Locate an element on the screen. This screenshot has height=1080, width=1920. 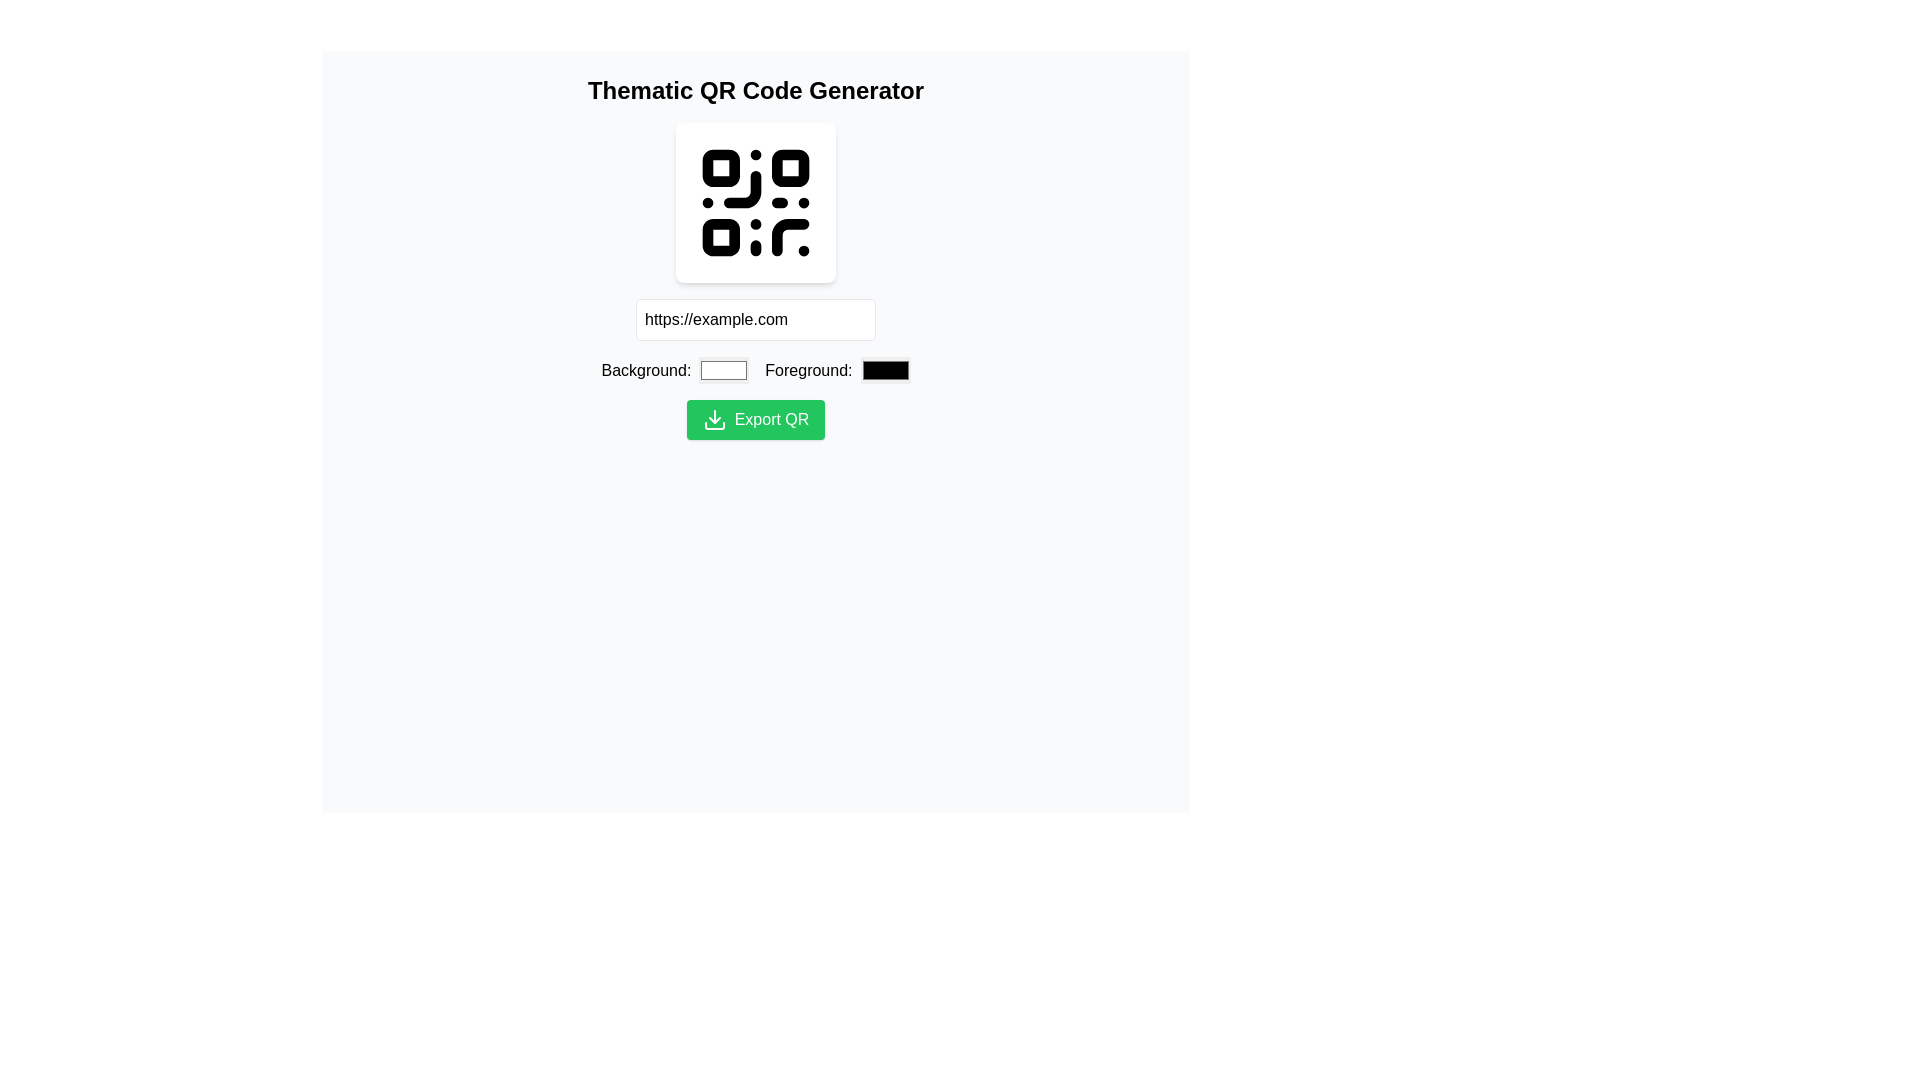
the Color input field for the QR code background color selection is located at coordinates (723, 370).